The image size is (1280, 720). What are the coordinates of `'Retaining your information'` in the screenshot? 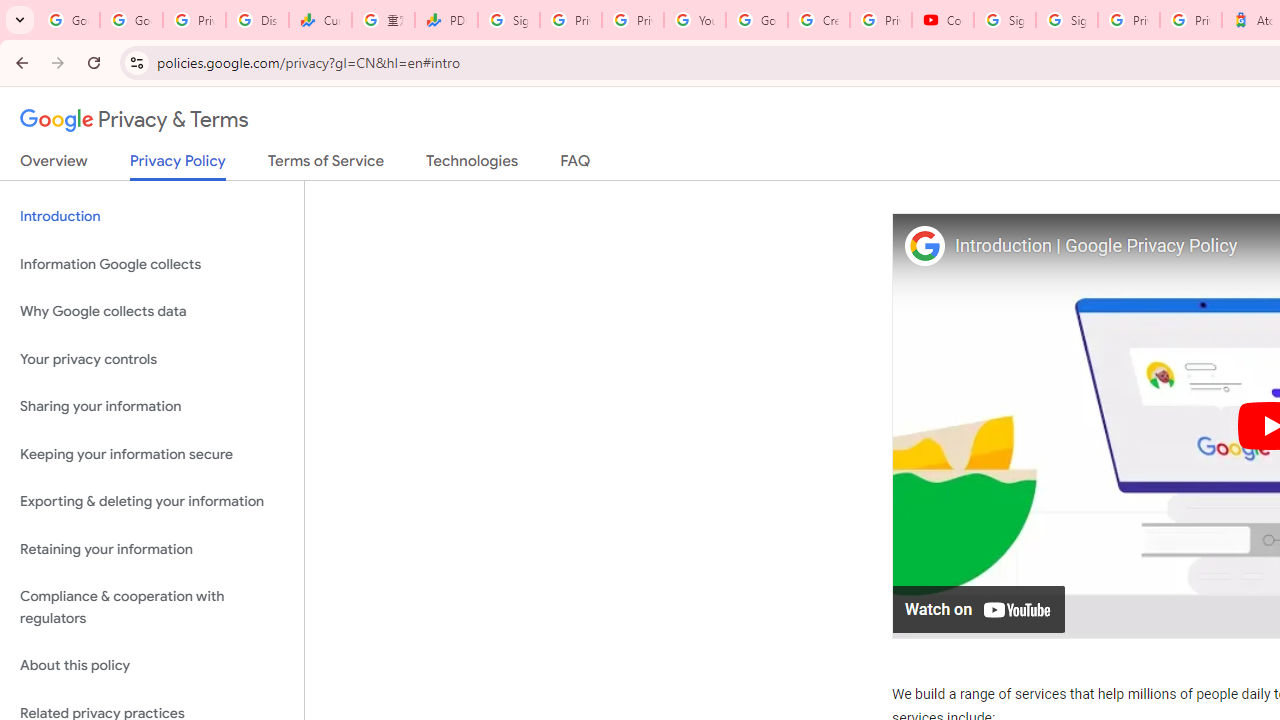 It's located at (151, 549).